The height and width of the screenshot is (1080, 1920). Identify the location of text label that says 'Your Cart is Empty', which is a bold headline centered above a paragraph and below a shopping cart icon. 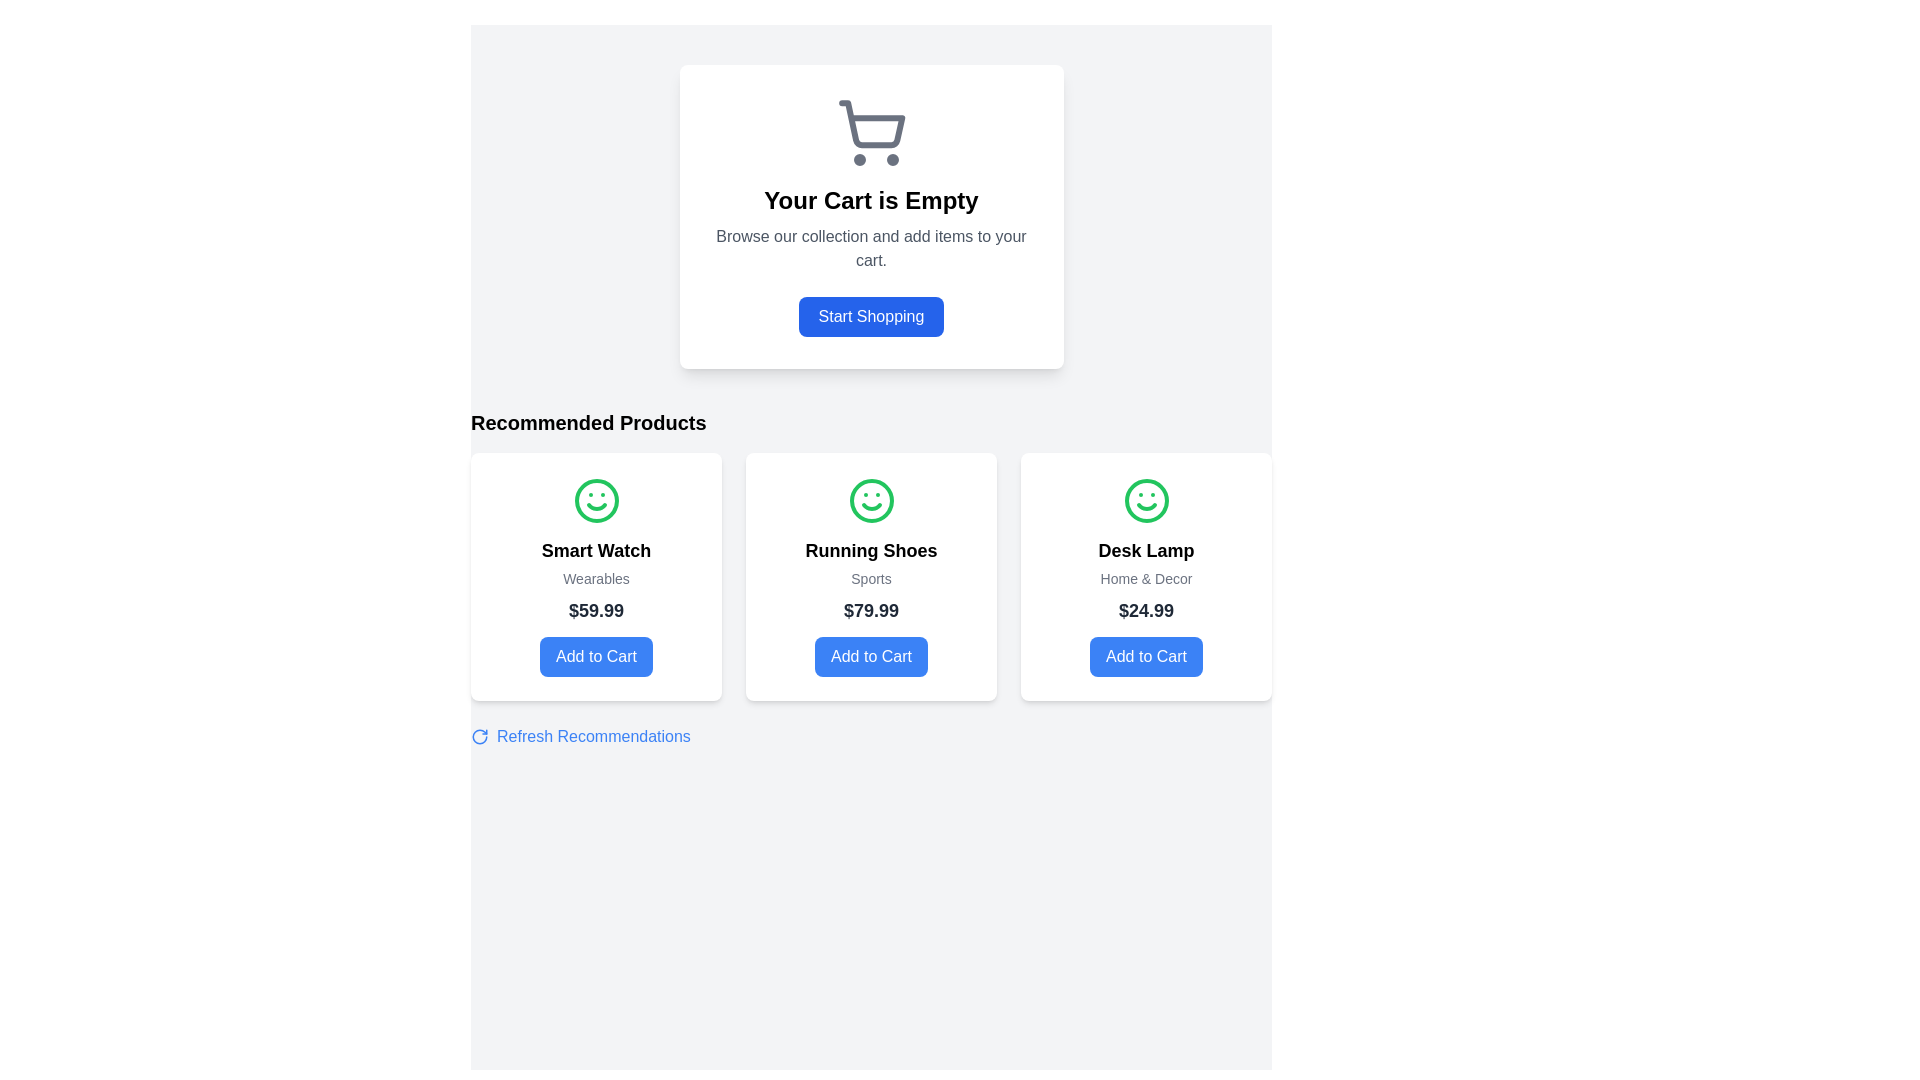
(871, 200).